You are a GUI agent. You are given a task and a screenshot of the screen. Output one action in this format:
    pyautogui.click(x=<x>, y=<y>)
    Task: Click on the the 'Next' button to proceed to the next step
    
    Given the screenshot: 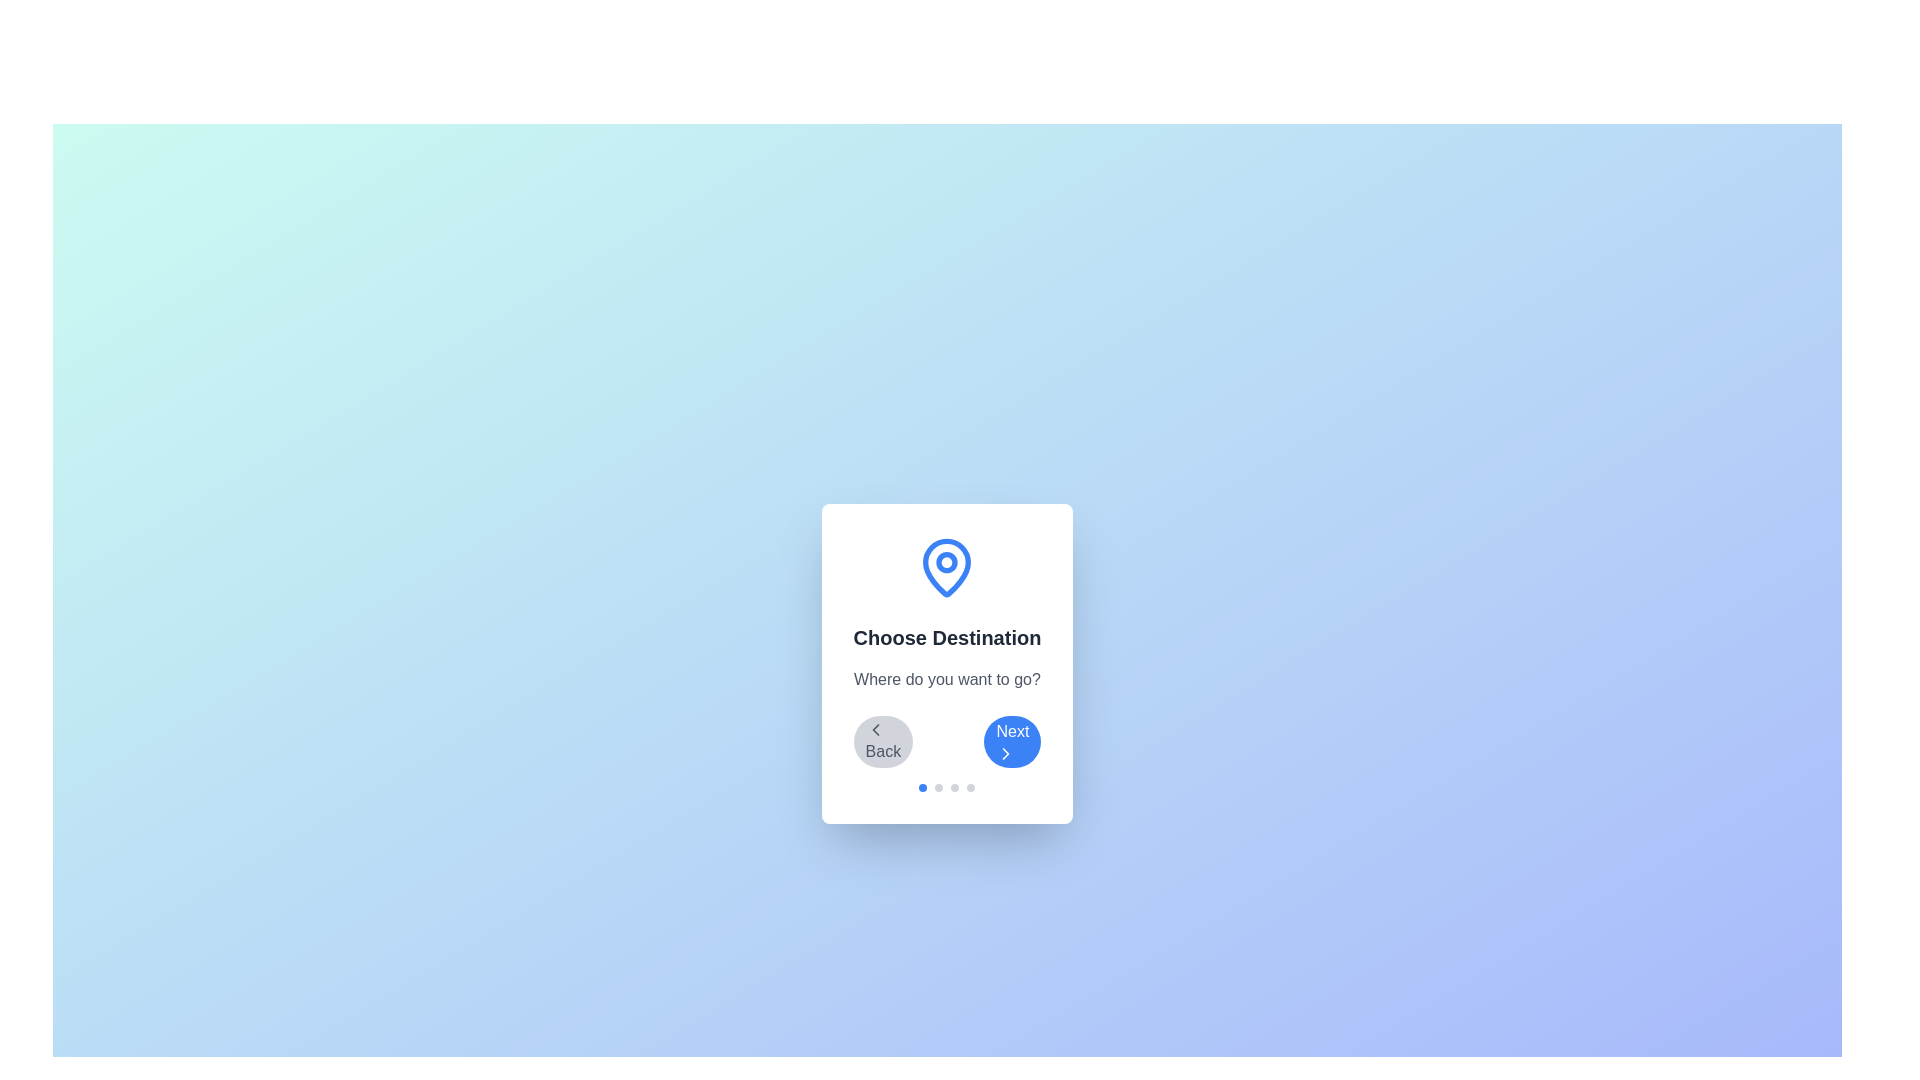 What is the action you would take?
    pyautogui.click(x=1012, y=741)
    